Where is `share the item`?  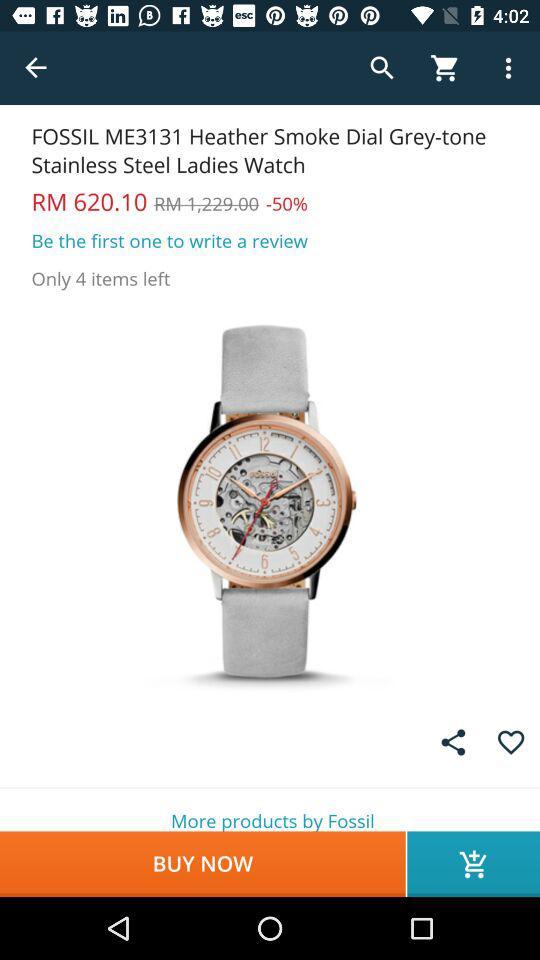 share the item is located at coordinates (453, 741).